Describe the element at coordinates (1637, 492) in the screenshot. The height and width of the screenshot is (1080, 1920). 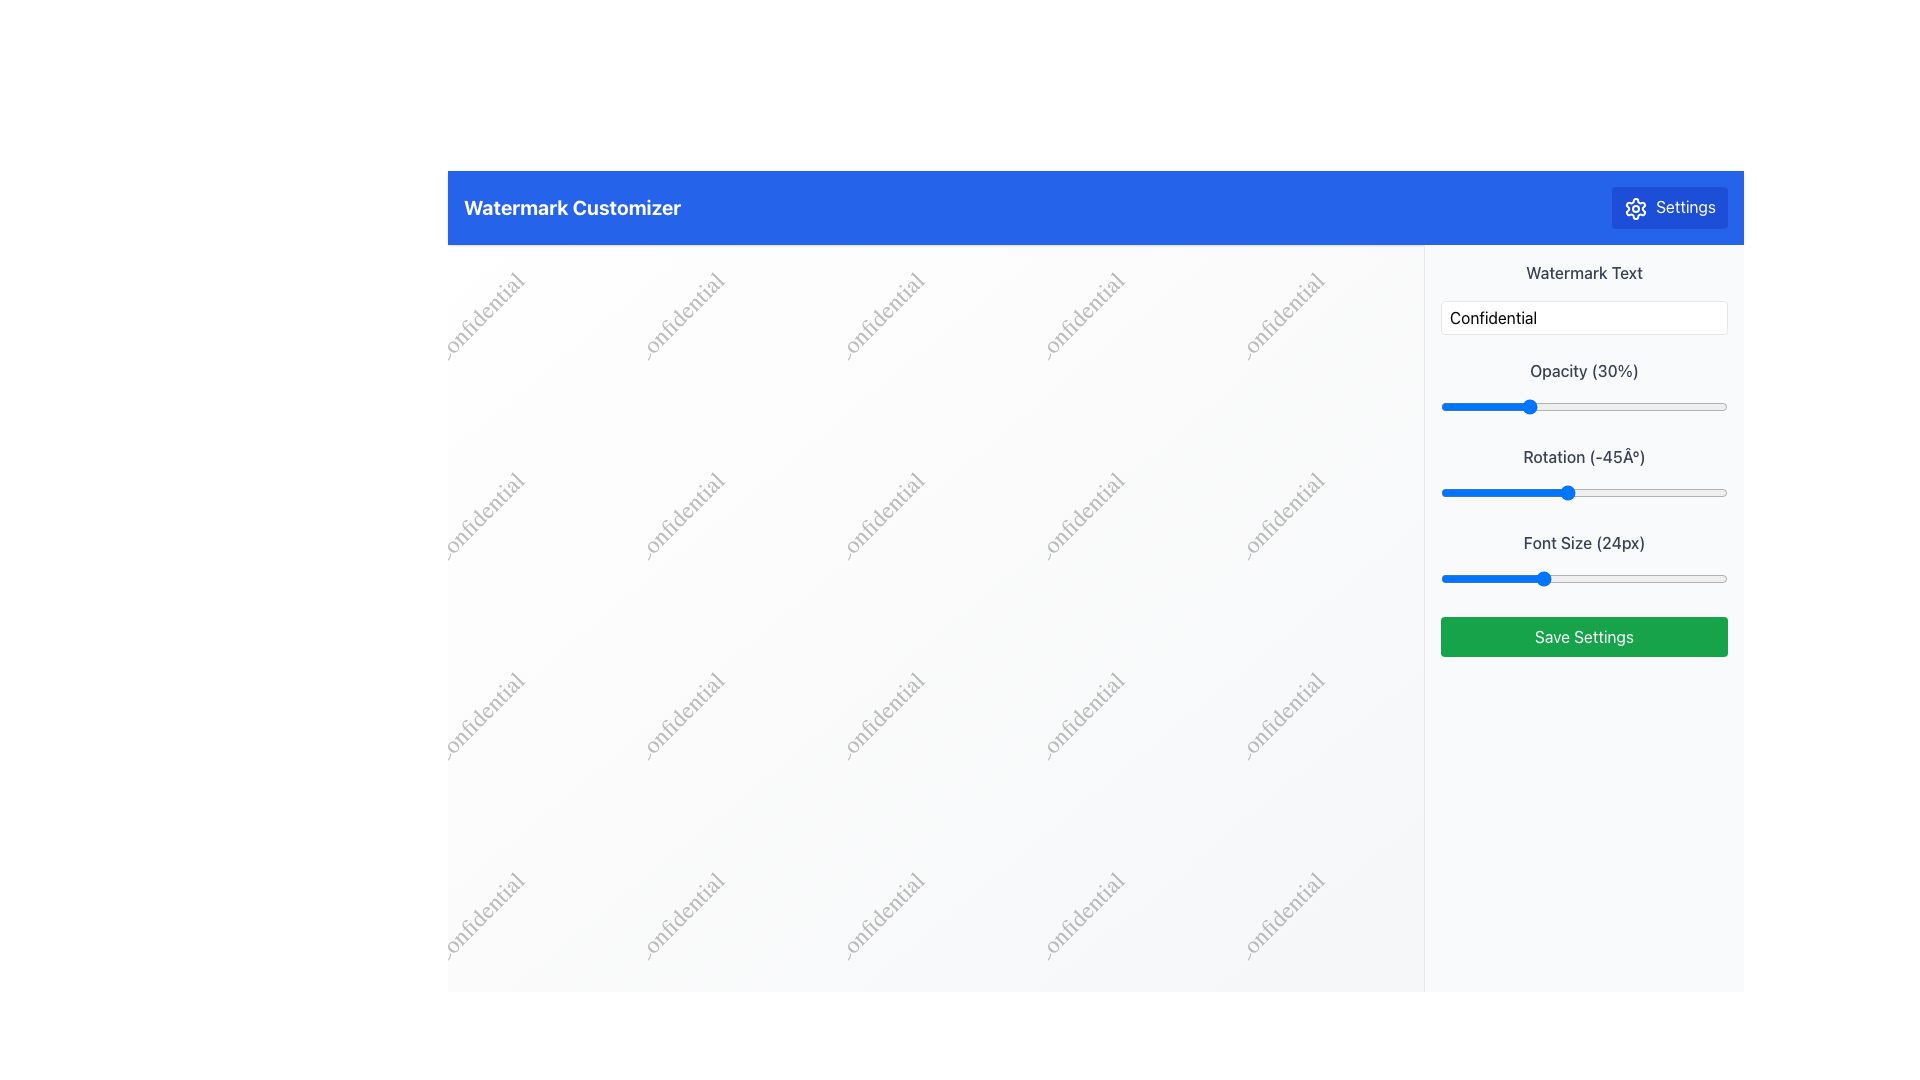
I see `rotation` at that location.